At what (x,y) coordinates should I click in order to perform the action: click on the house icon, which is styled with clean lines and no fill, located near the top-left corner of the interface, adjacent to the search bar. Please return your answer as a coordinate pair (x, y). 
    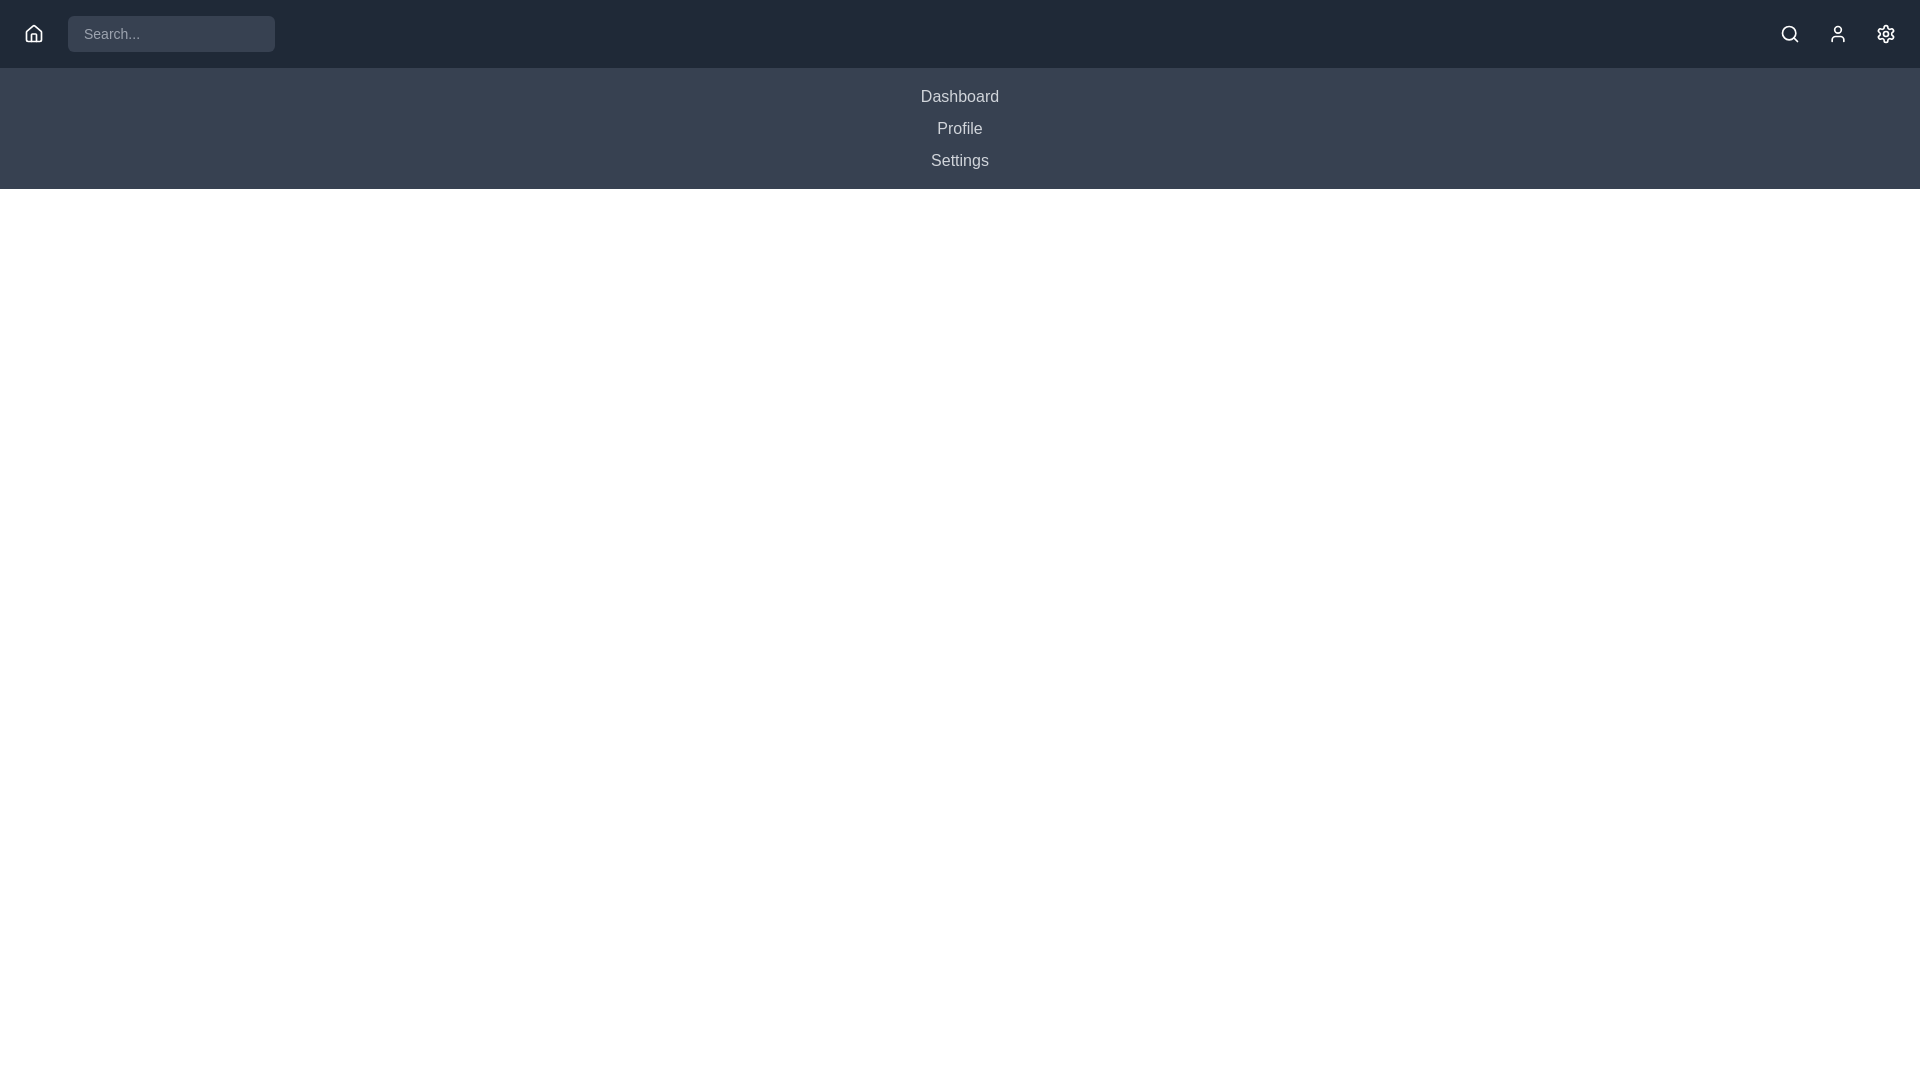
    Looking at the image, I should click on (33, 34).